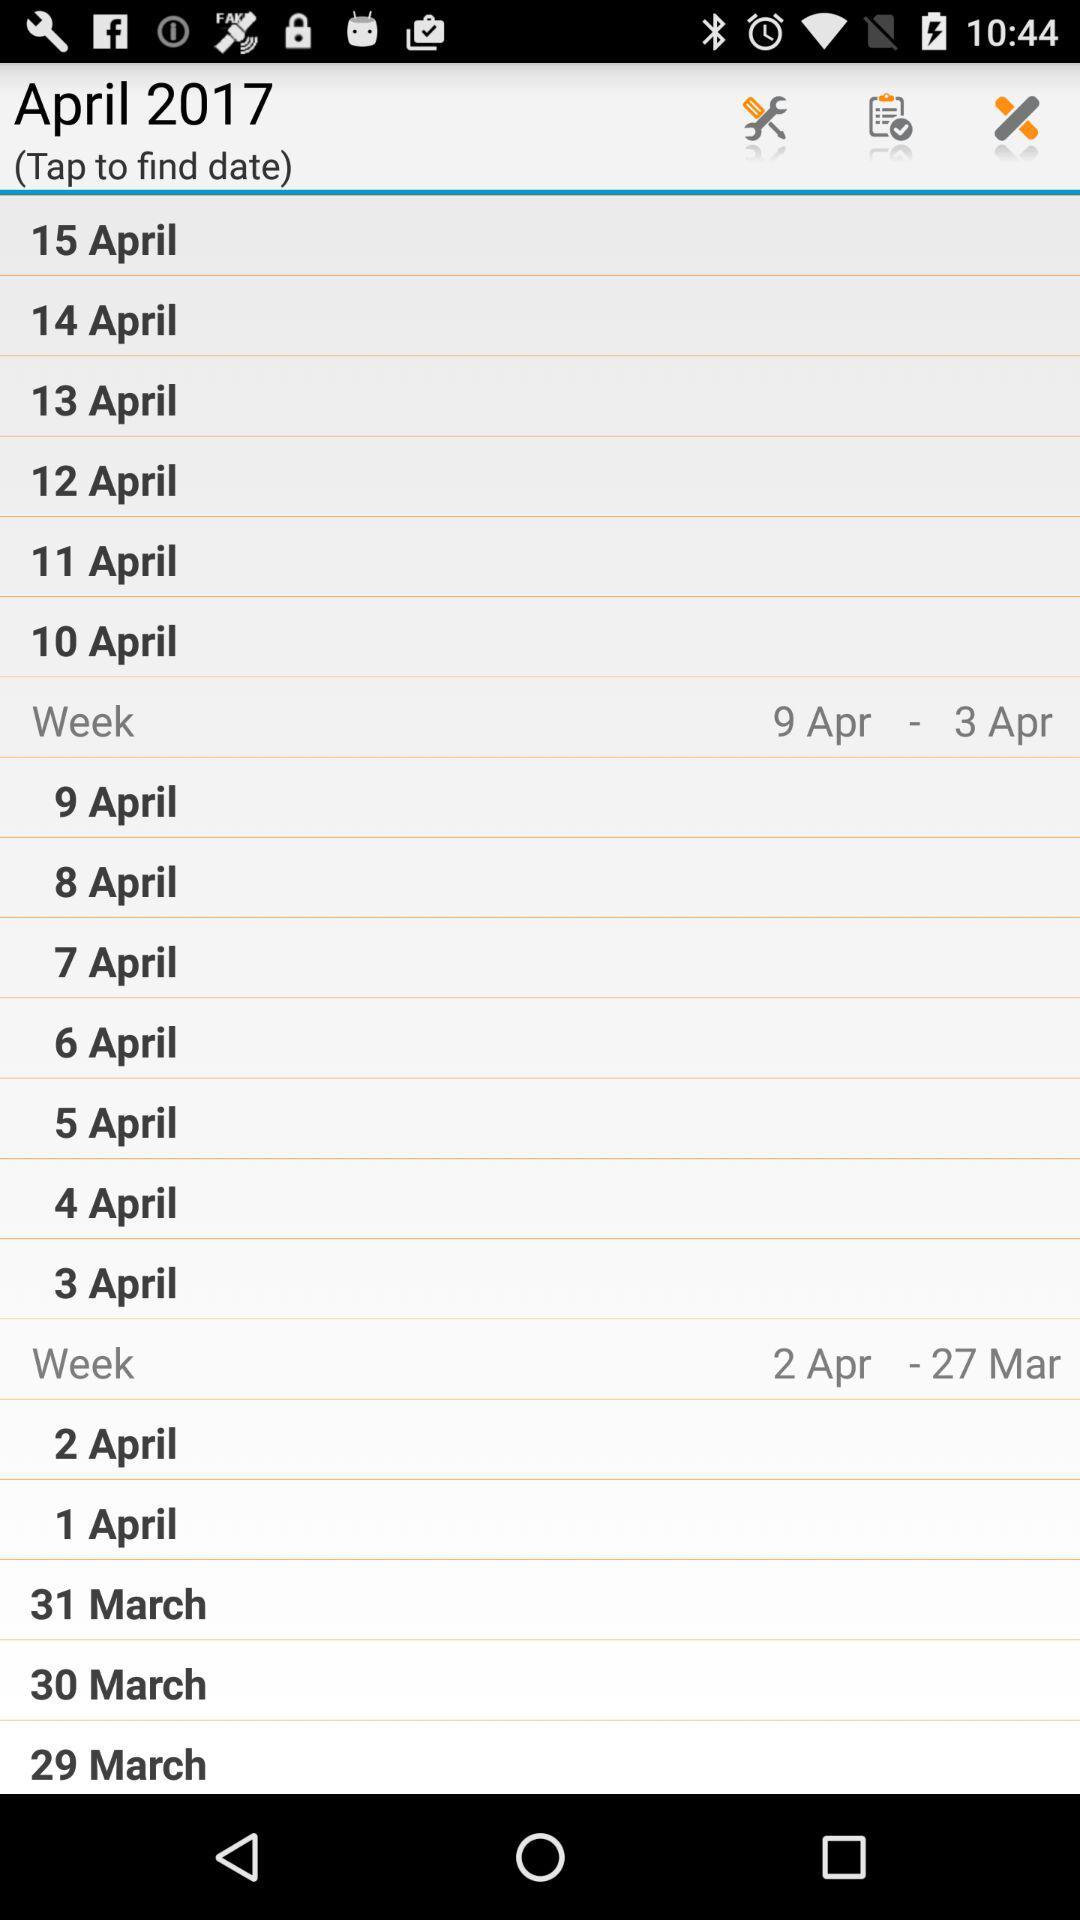 The height and width of the screenshot is (1920, 1080). What do you see at coordinates (764, 124) in the screenshot?
I see `logon` at bounding box center [764, 124].